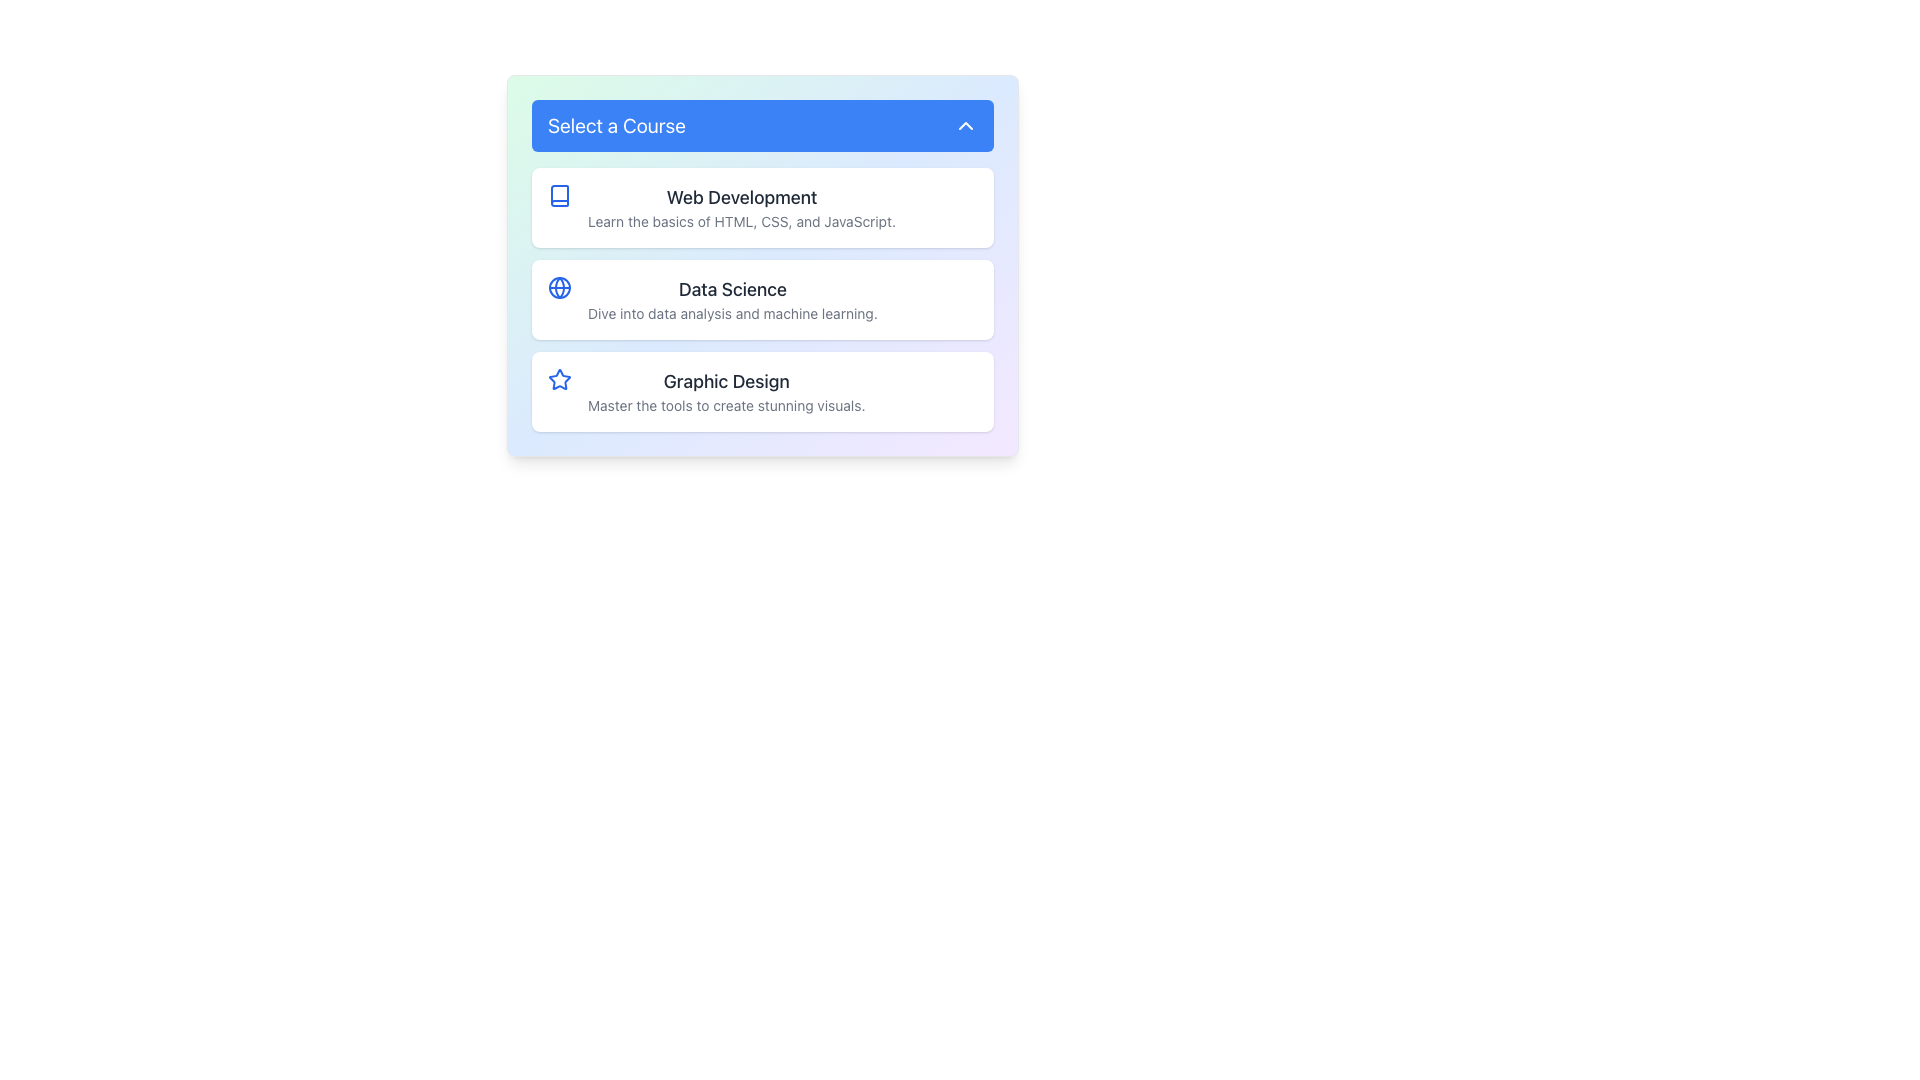 The width and height of the screenshot is (1920, 1080). I want to click on the second selectable list item for the 'Data Science' course located below 'Web Development' and above 'Graphic Design', so click(762, 300).